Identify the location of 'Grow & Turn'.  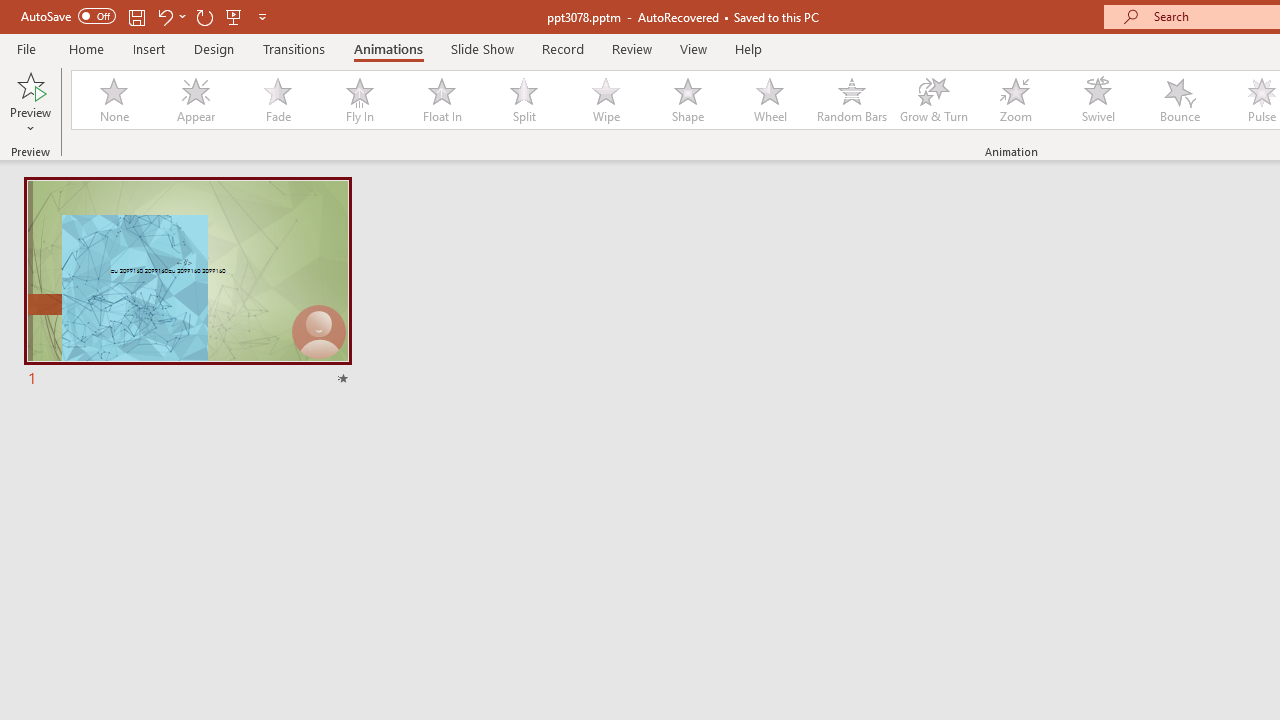
(933, 100).